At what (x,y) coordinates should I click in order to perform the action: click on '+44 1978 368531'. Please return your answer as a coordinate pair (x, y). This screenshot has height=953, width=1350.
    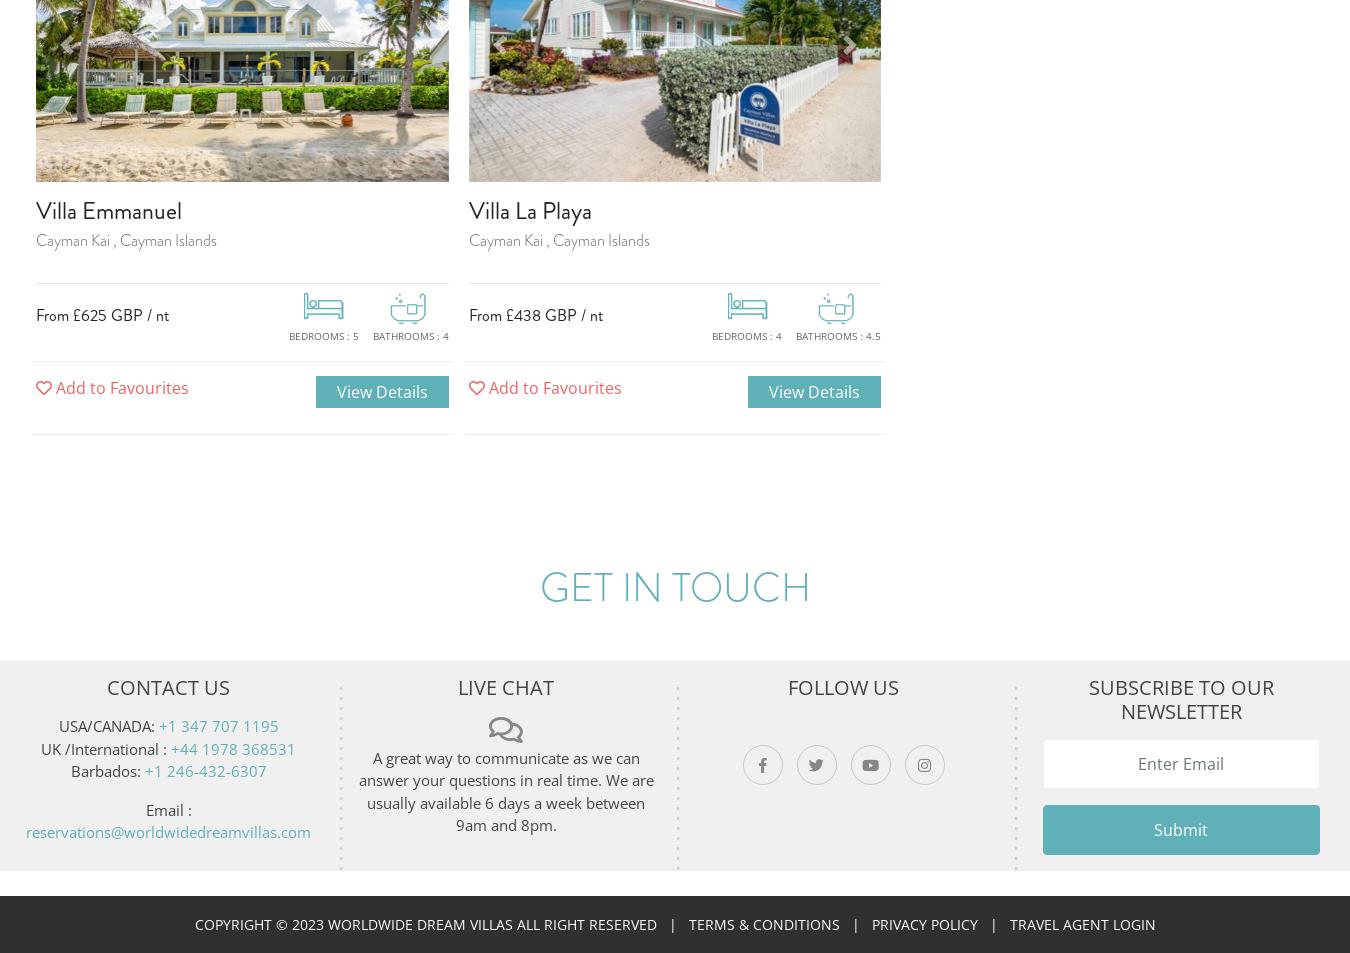
    Looking at the image, I should click on (232, 748).